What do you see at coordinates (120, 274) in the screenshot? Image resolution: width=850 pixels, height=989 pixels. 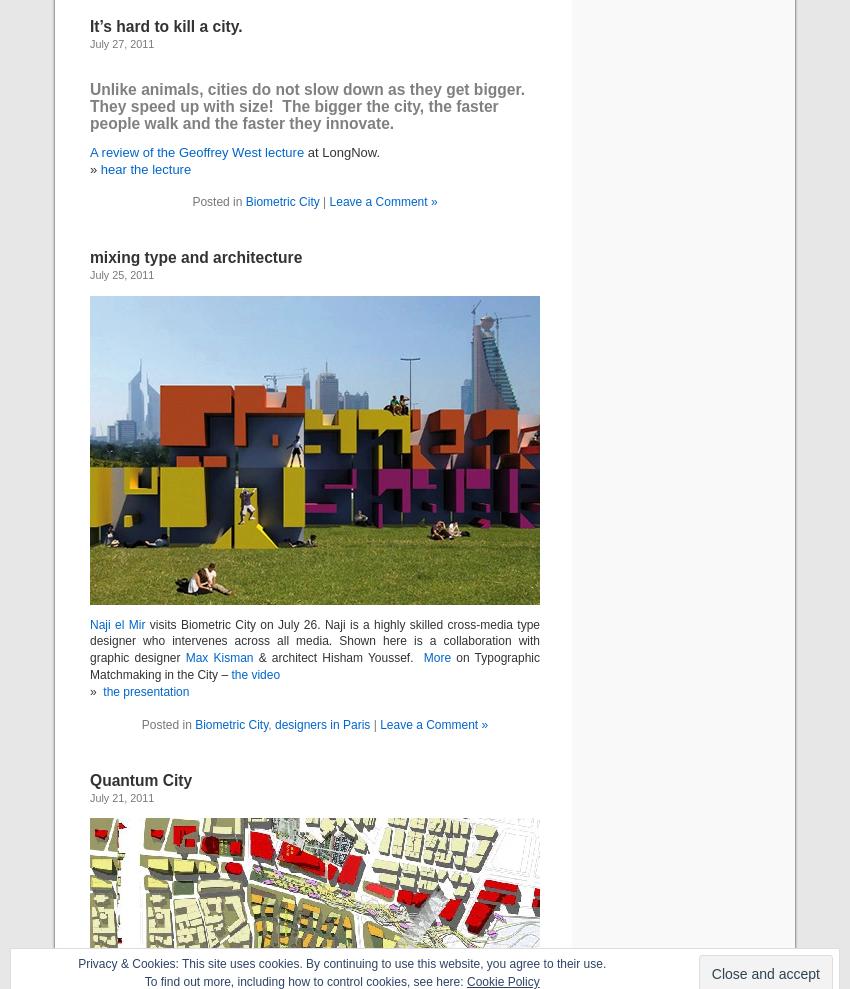 I see `'July 25, 2011'` at bounding box center [120, 274].